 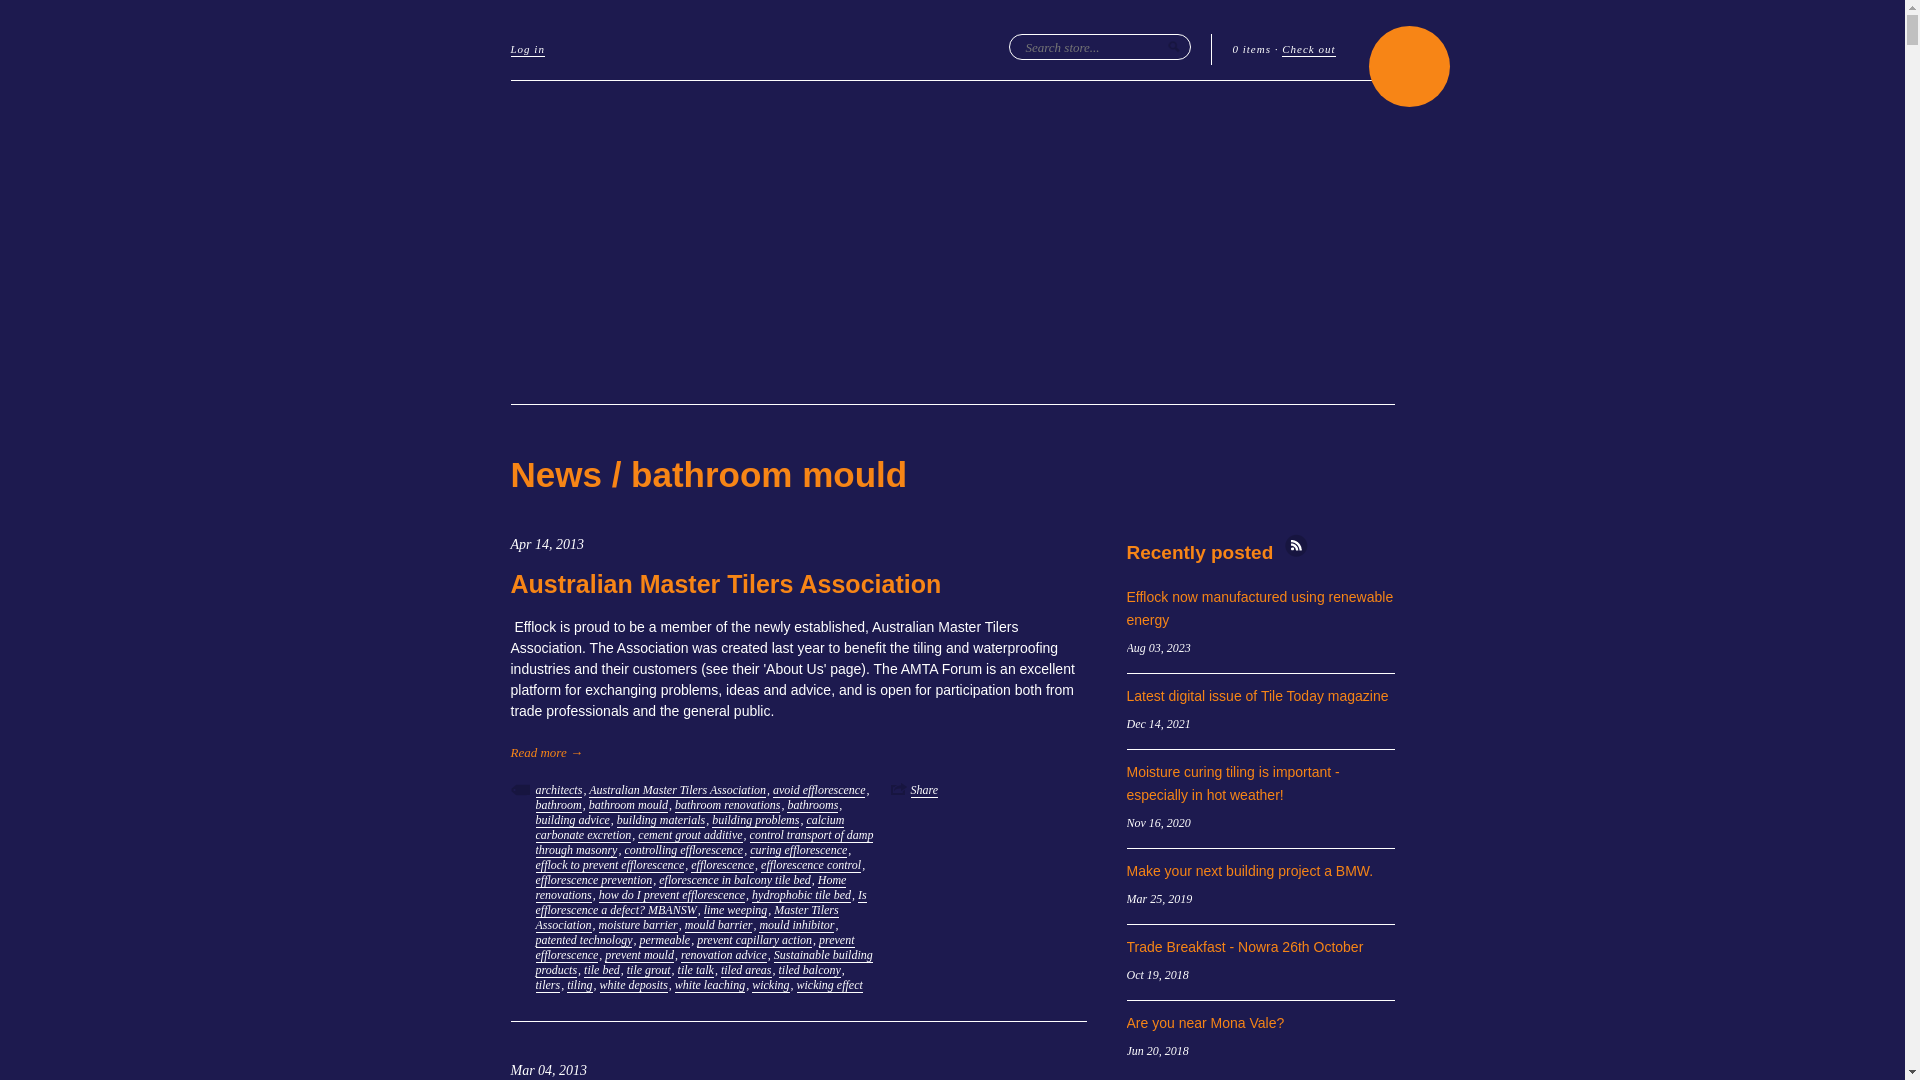 What do you see at coordinates (704, 962) in the screenshot?
I see `'Sustainable building products'` at bounding box center [704, 962].